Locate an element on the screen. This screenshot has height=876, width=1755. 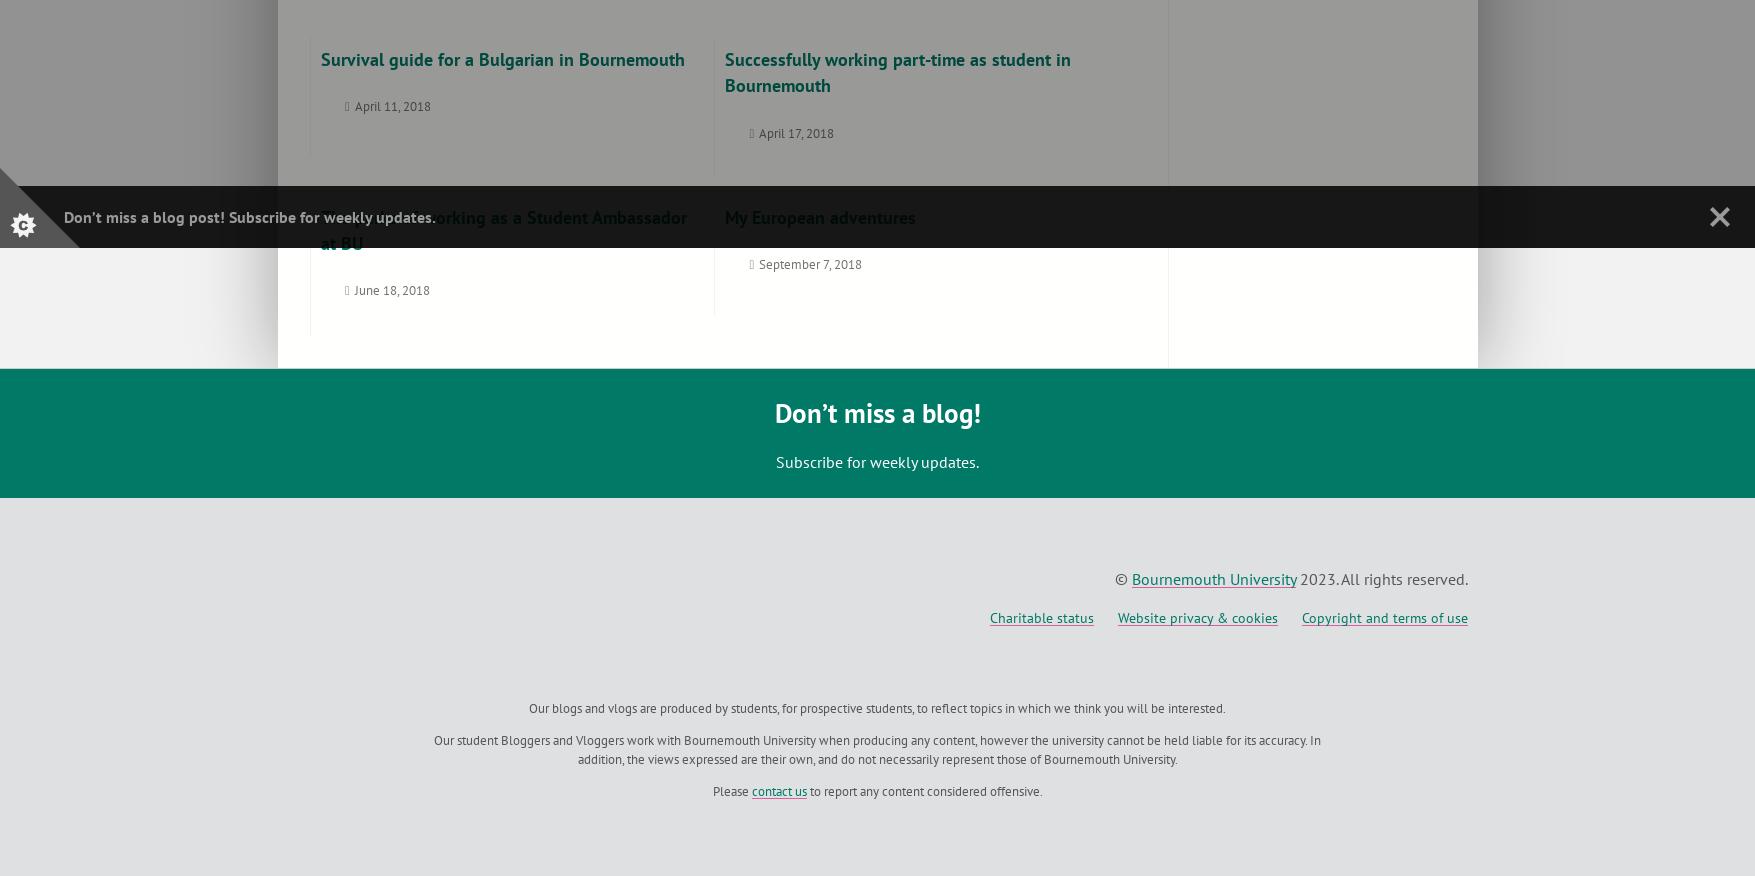
'Subscribe' is located at coordinates (262, 216).